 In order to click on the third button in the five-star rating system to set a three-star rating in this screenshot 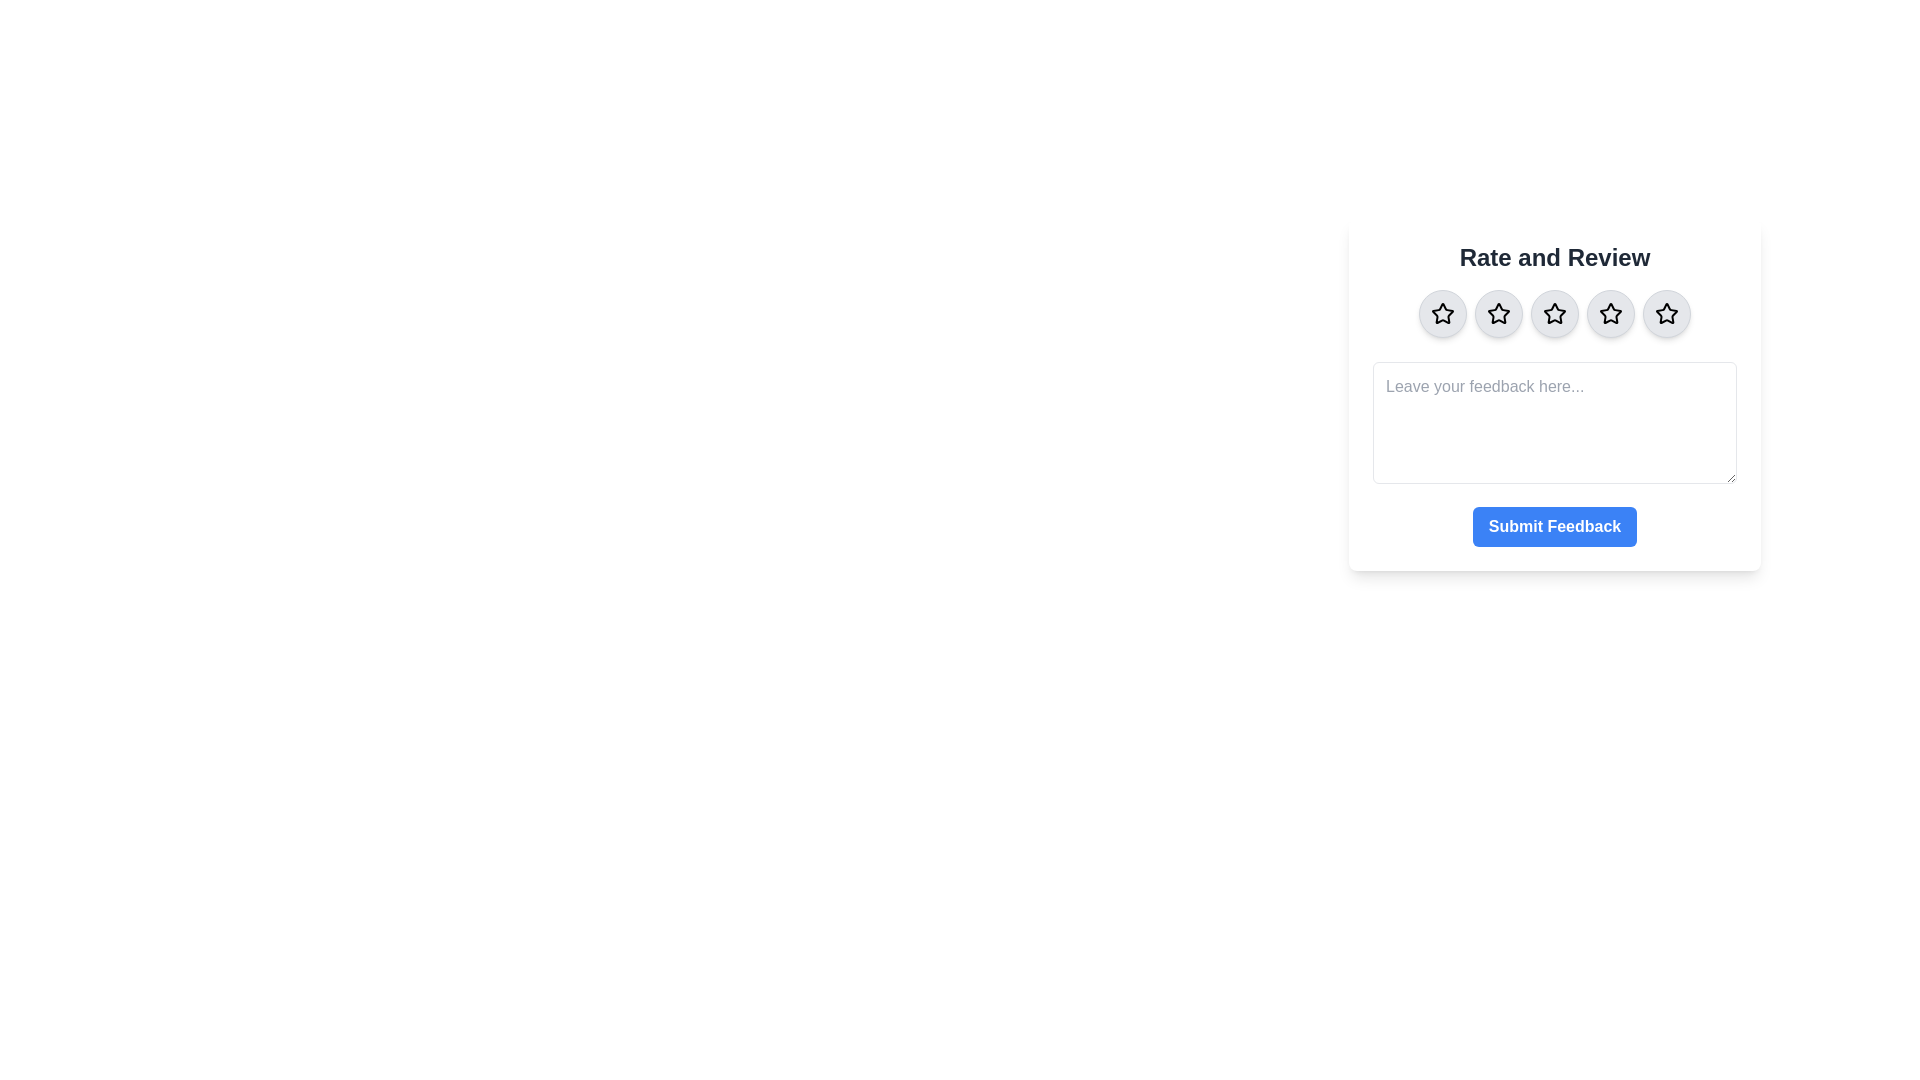, I will do `click(1554, 313)`.